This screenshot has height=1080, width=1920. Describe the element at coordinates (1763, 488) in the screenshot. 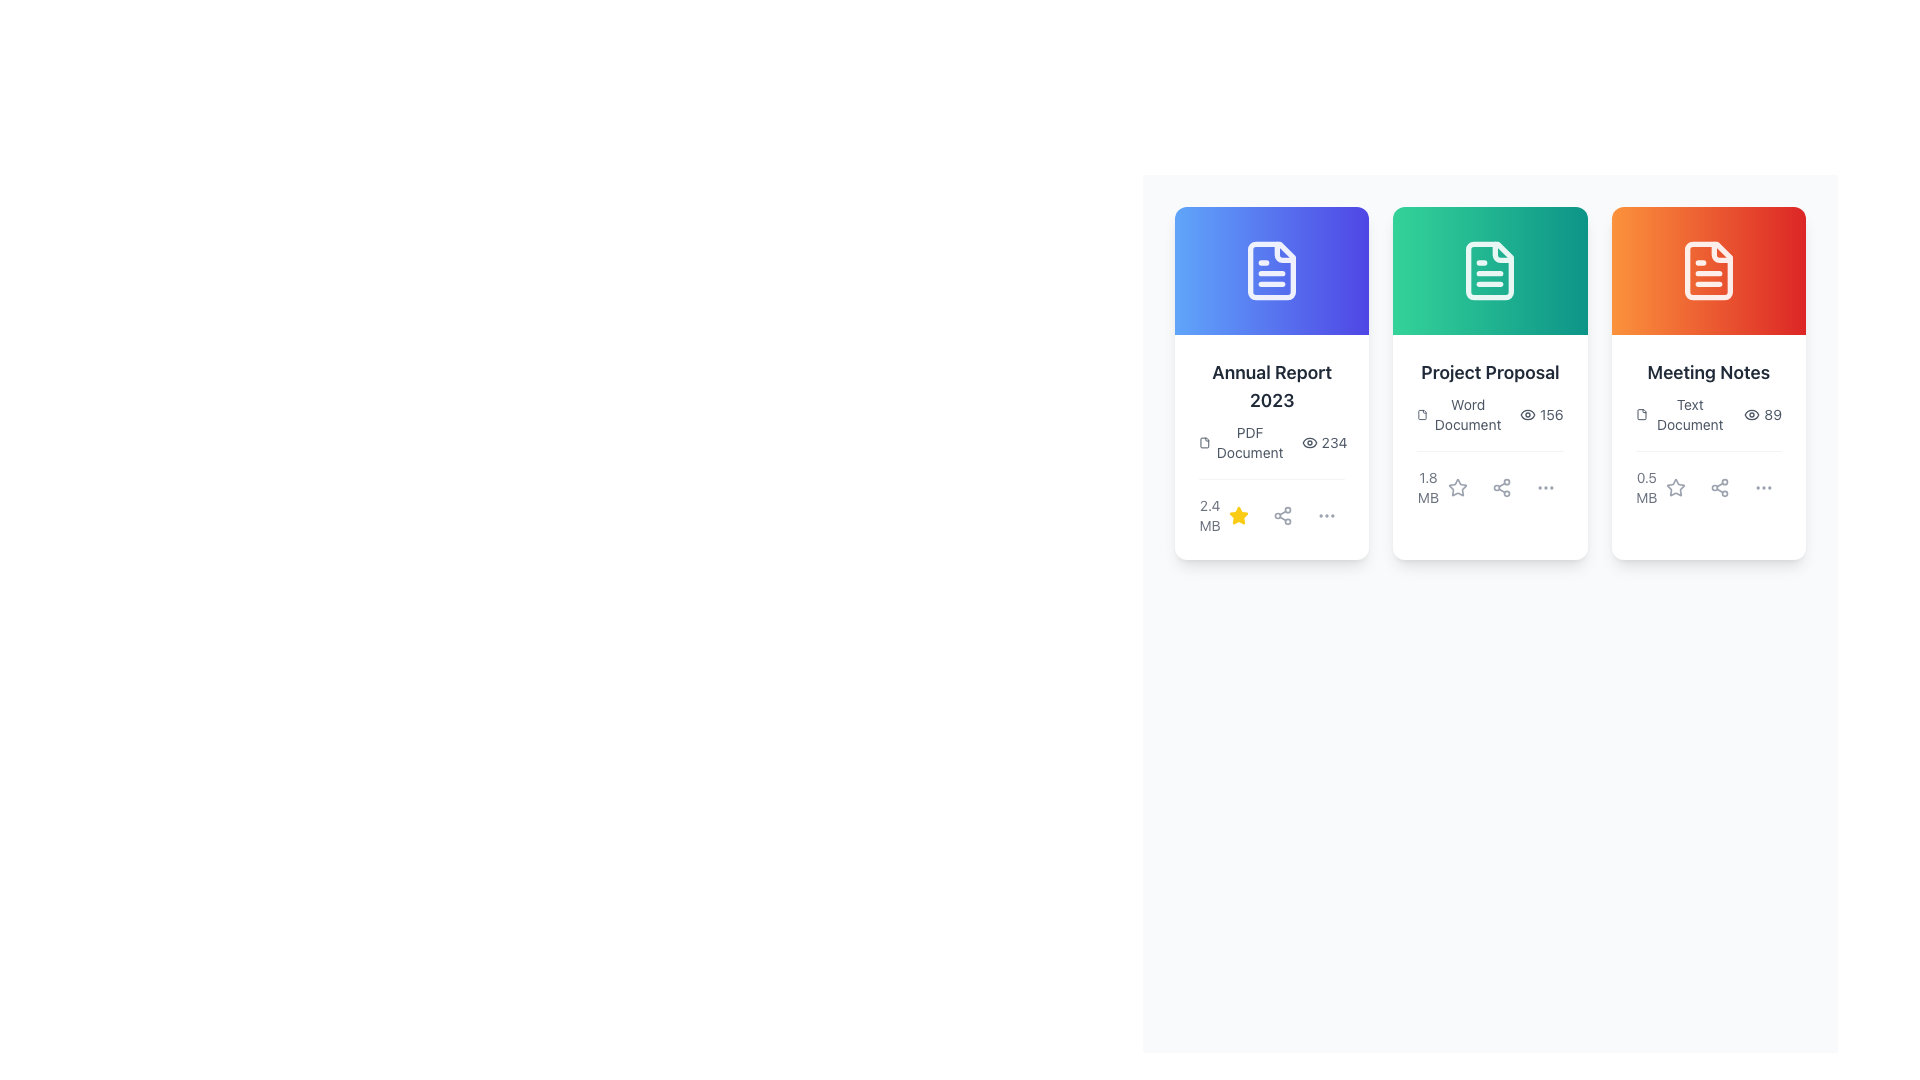

I see `the circular icon button with three gray dots located at the bottom-right corner of the 'Meeting Notes' card` at that location.